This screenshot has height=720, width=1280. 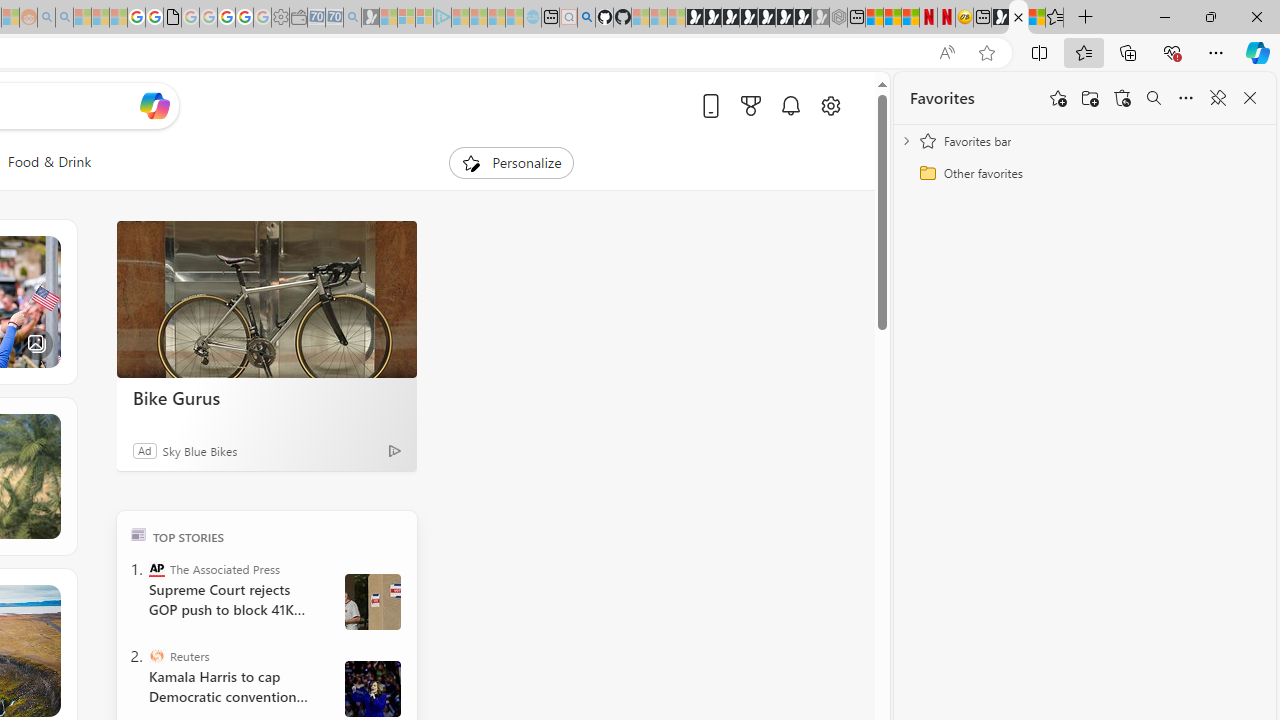 What do you see at coordinates (155, 655) in the screenshot?
I see `'Reuters'` at bounding box center [155, 655].